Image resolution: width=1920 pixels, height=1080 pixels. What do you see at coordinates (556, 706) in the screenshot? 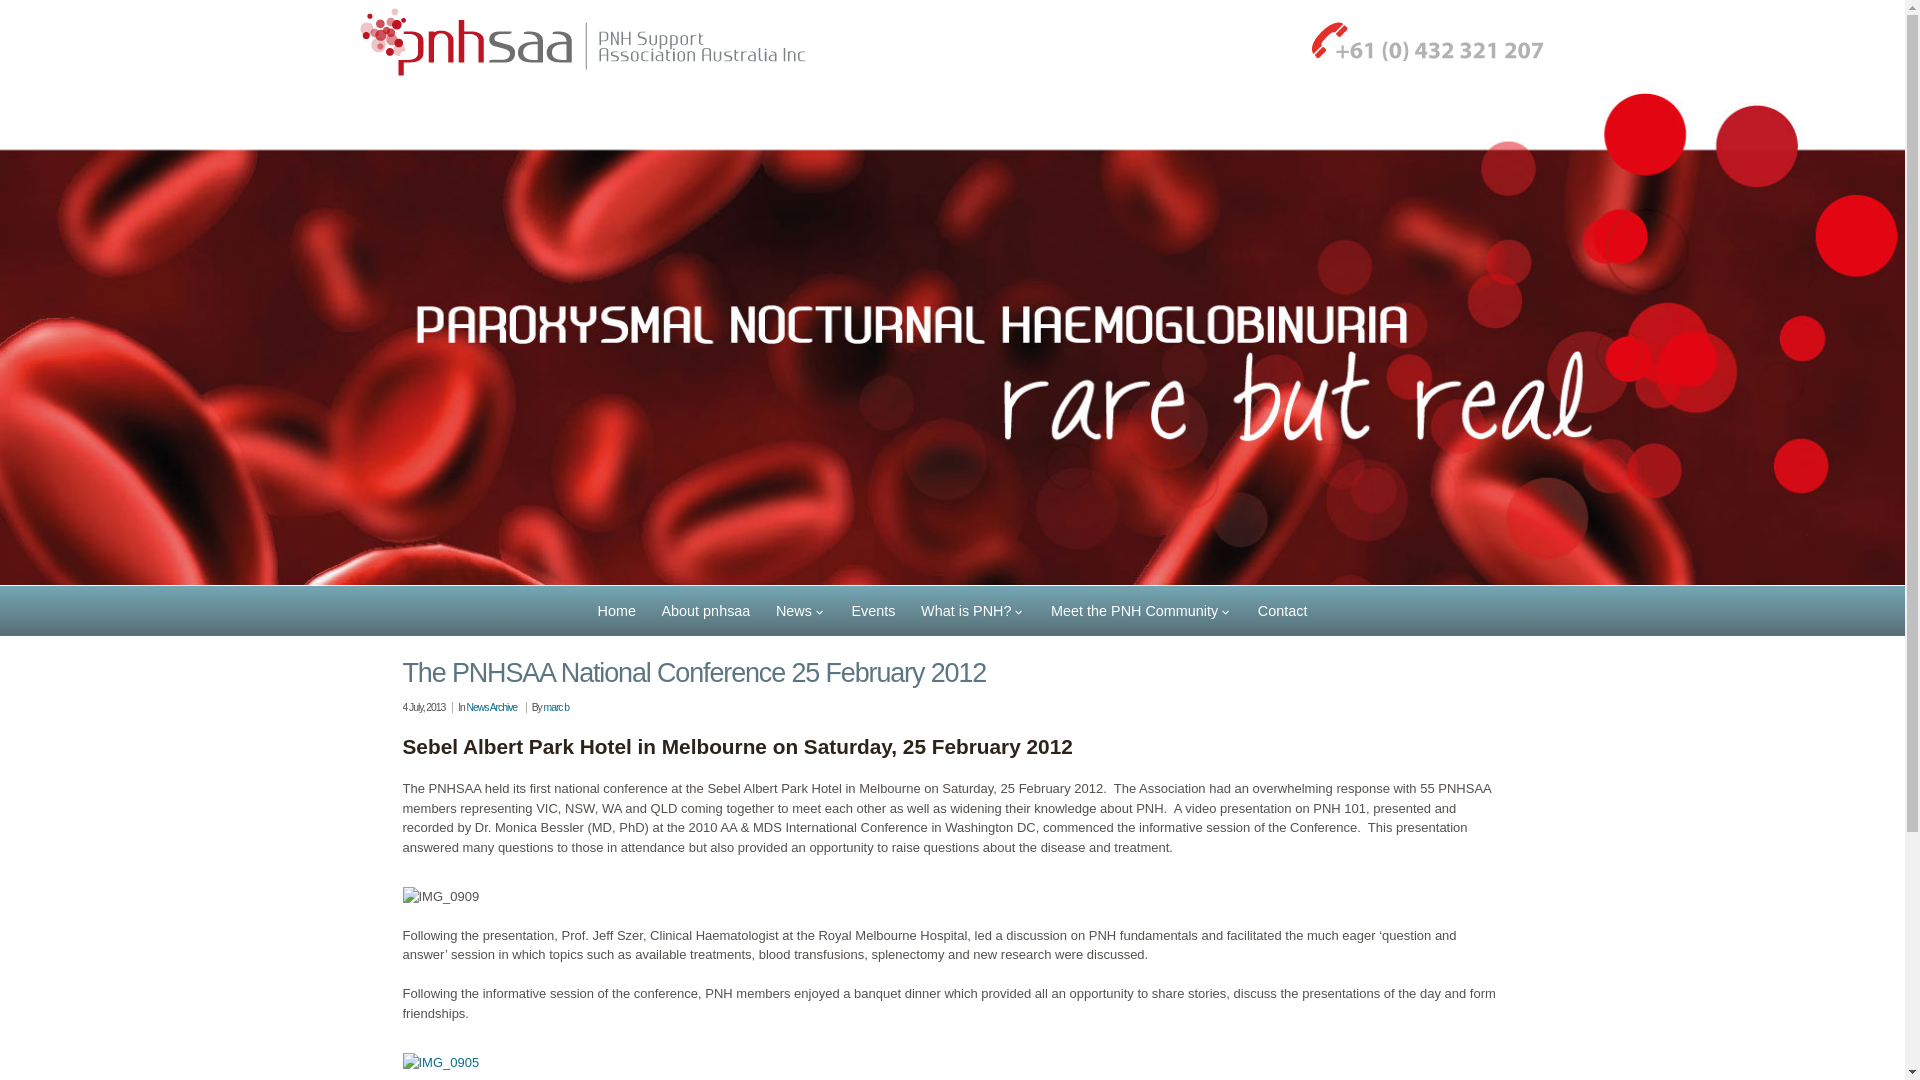
I see `'marc b'` at bounding box center [556, 706].